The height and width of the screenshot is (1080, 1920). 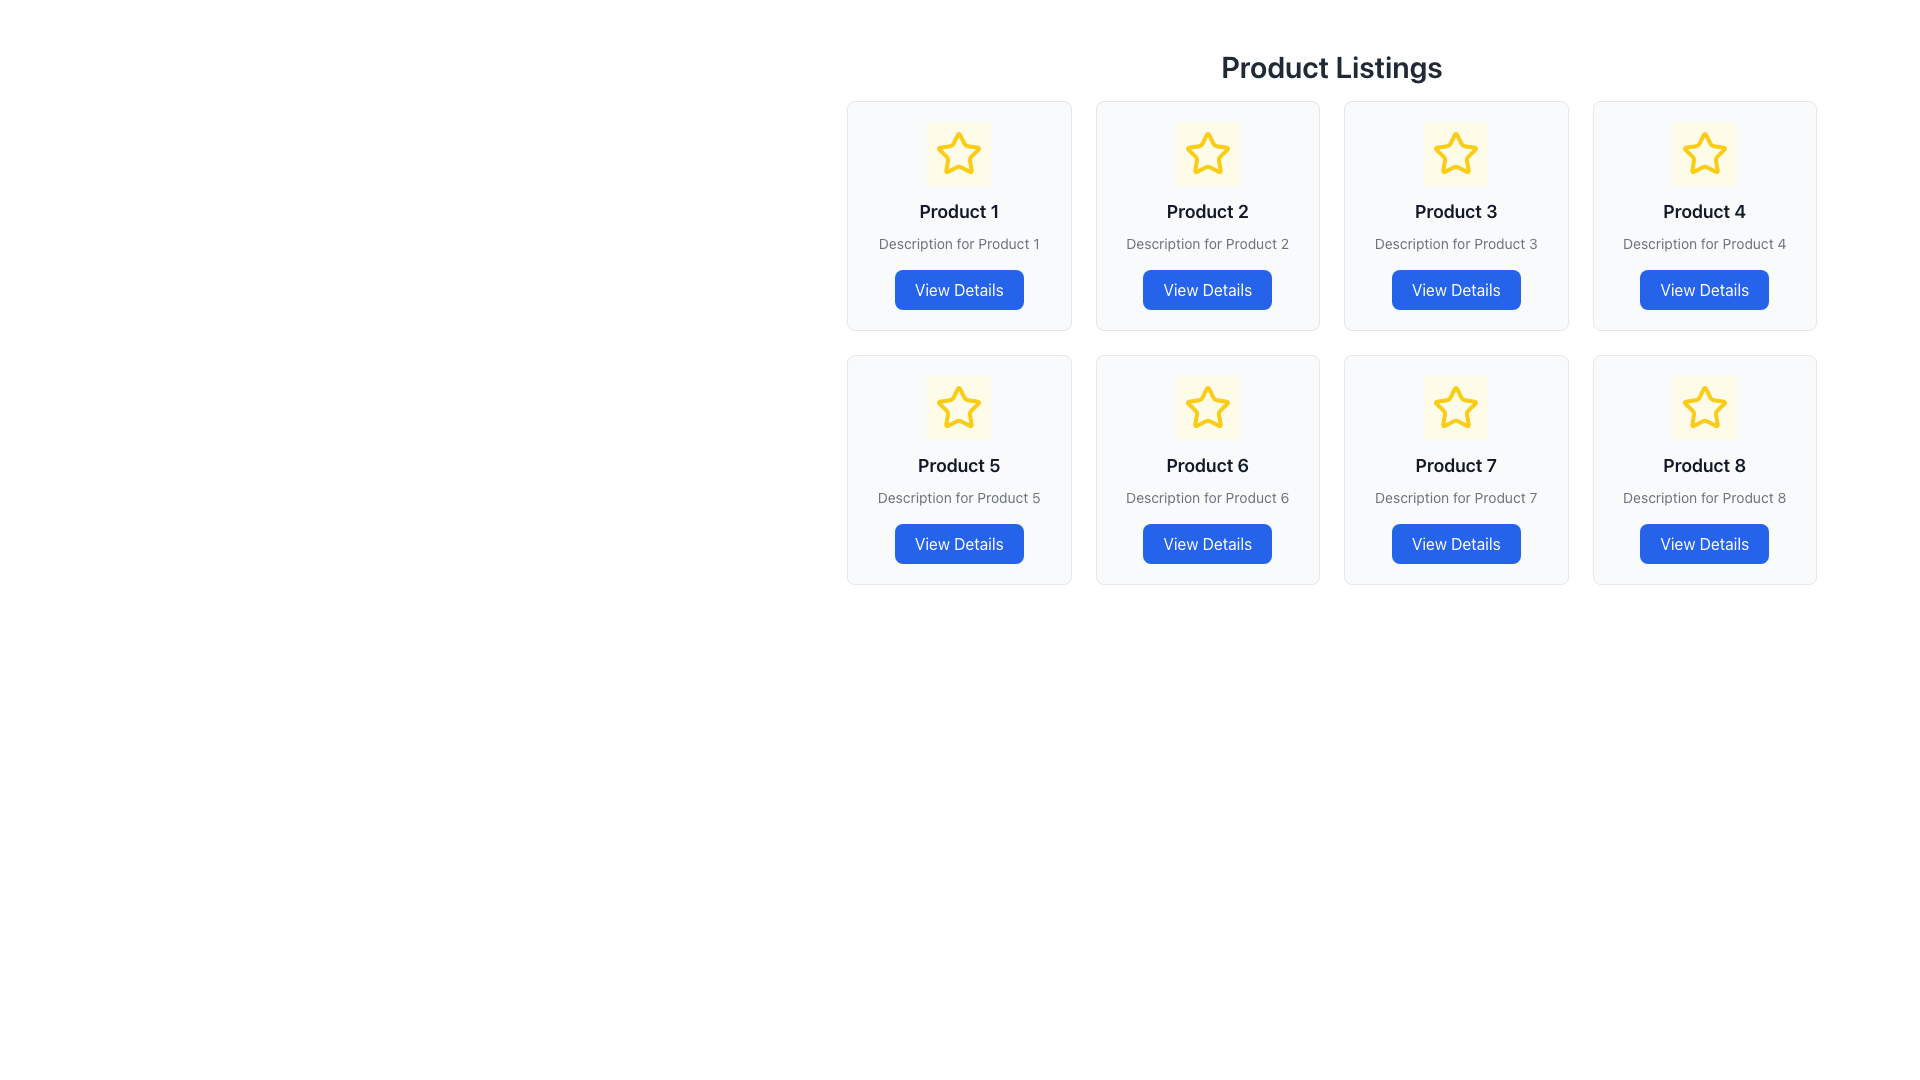 What do you see at coordinates (1206, 407) in the screenshot?
I see `the yellow outlined star icon with a hollow center located within the card labeled 'Product 6' to interact or trigger a feature related to the product` at bounding box center [1206, 407].